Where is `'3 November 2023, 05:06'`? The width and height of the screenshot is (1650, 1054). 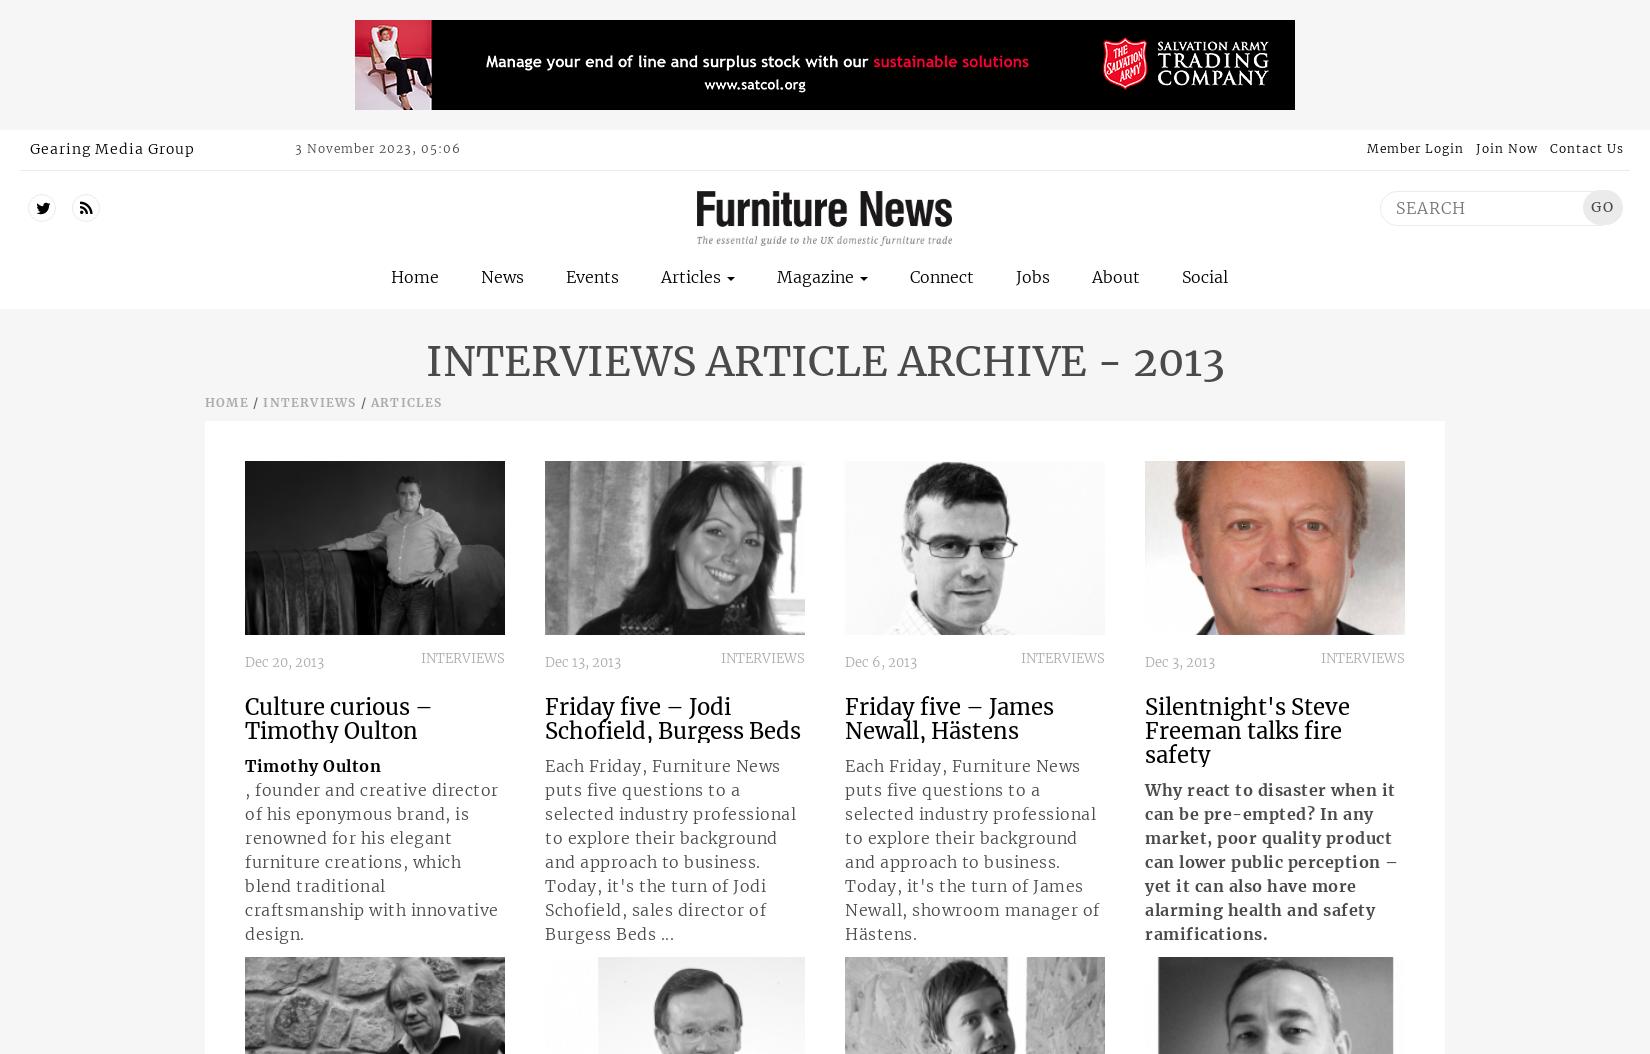 '3 November 2023, 05:06' is located at coordinates (378, 148).